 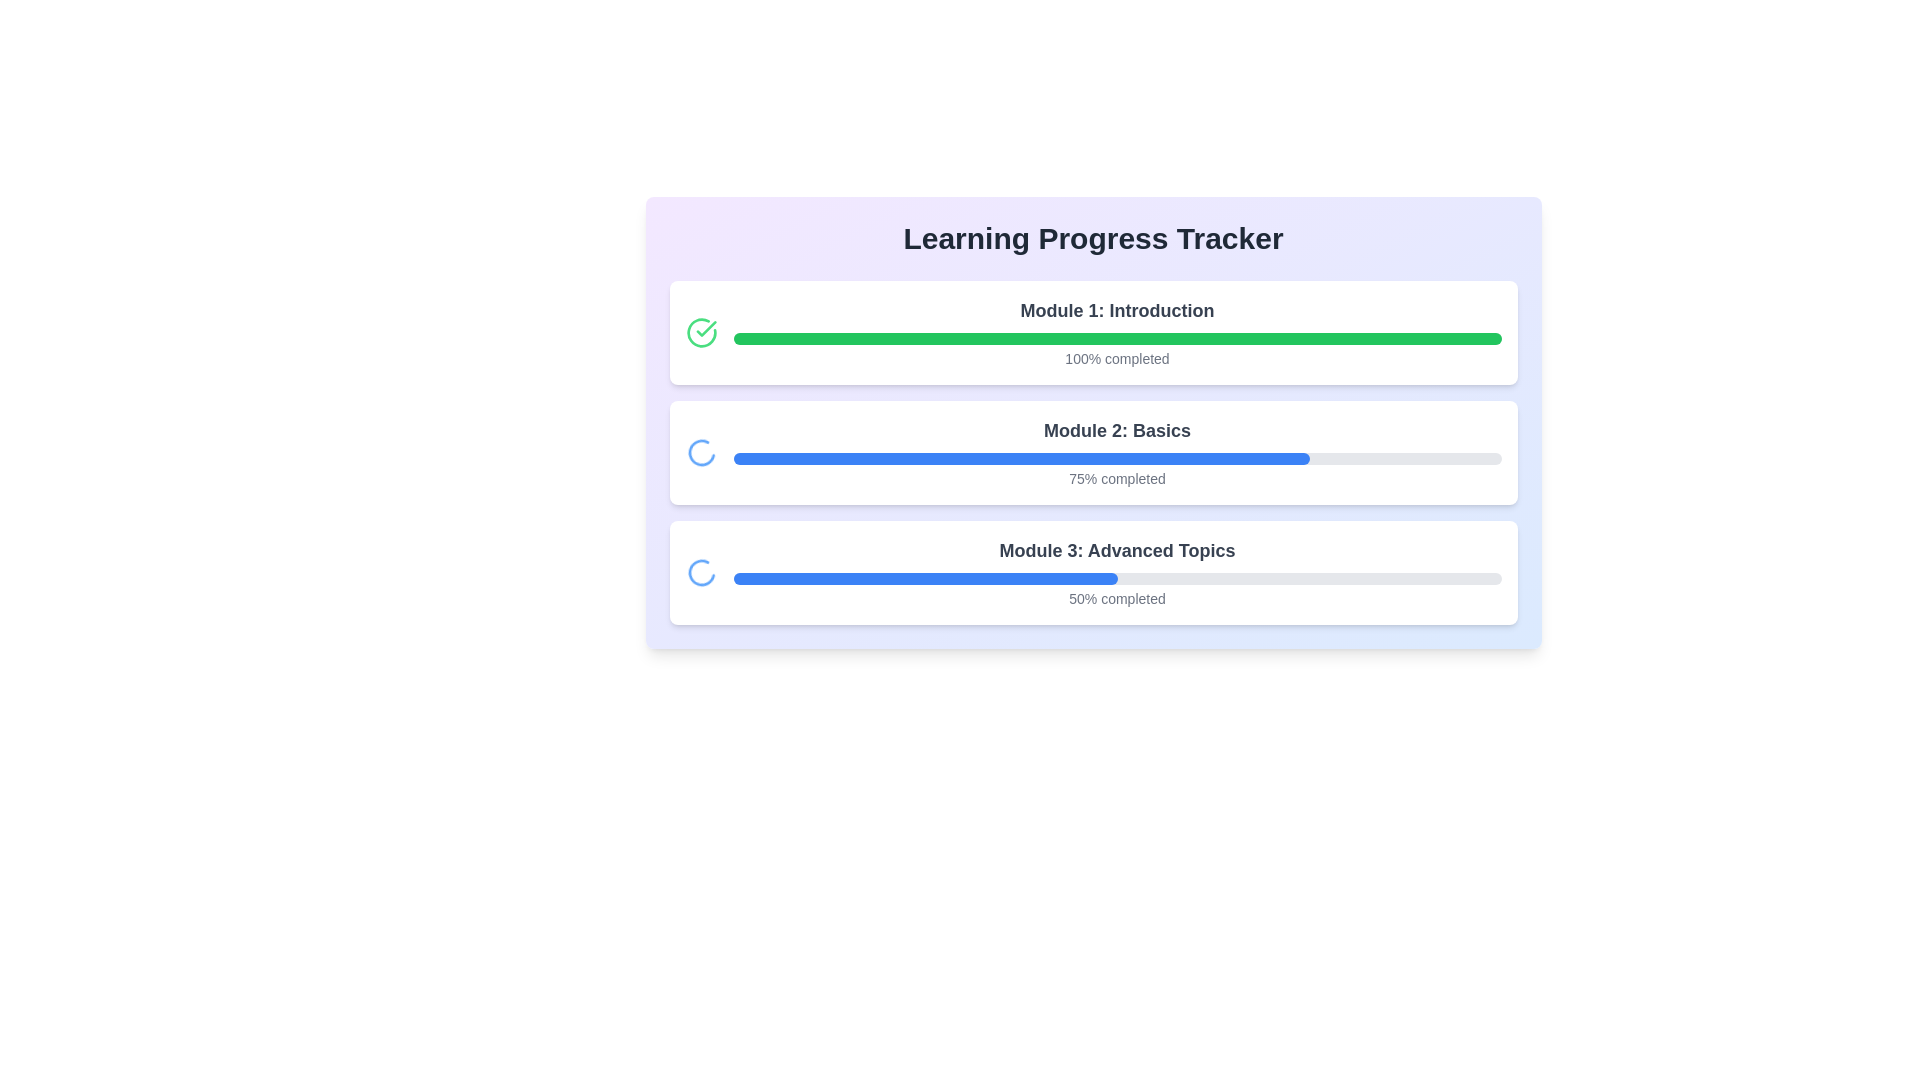 What do you see at coordinates (1116, 551) in the screenshot?
I see `text block displaying 'Module 3: Advanced Topics' which is a bold gray label positioned within the 'Module 3' card, located above a blue progress bar and the completion percentage` at bounding box center [1116, 551].